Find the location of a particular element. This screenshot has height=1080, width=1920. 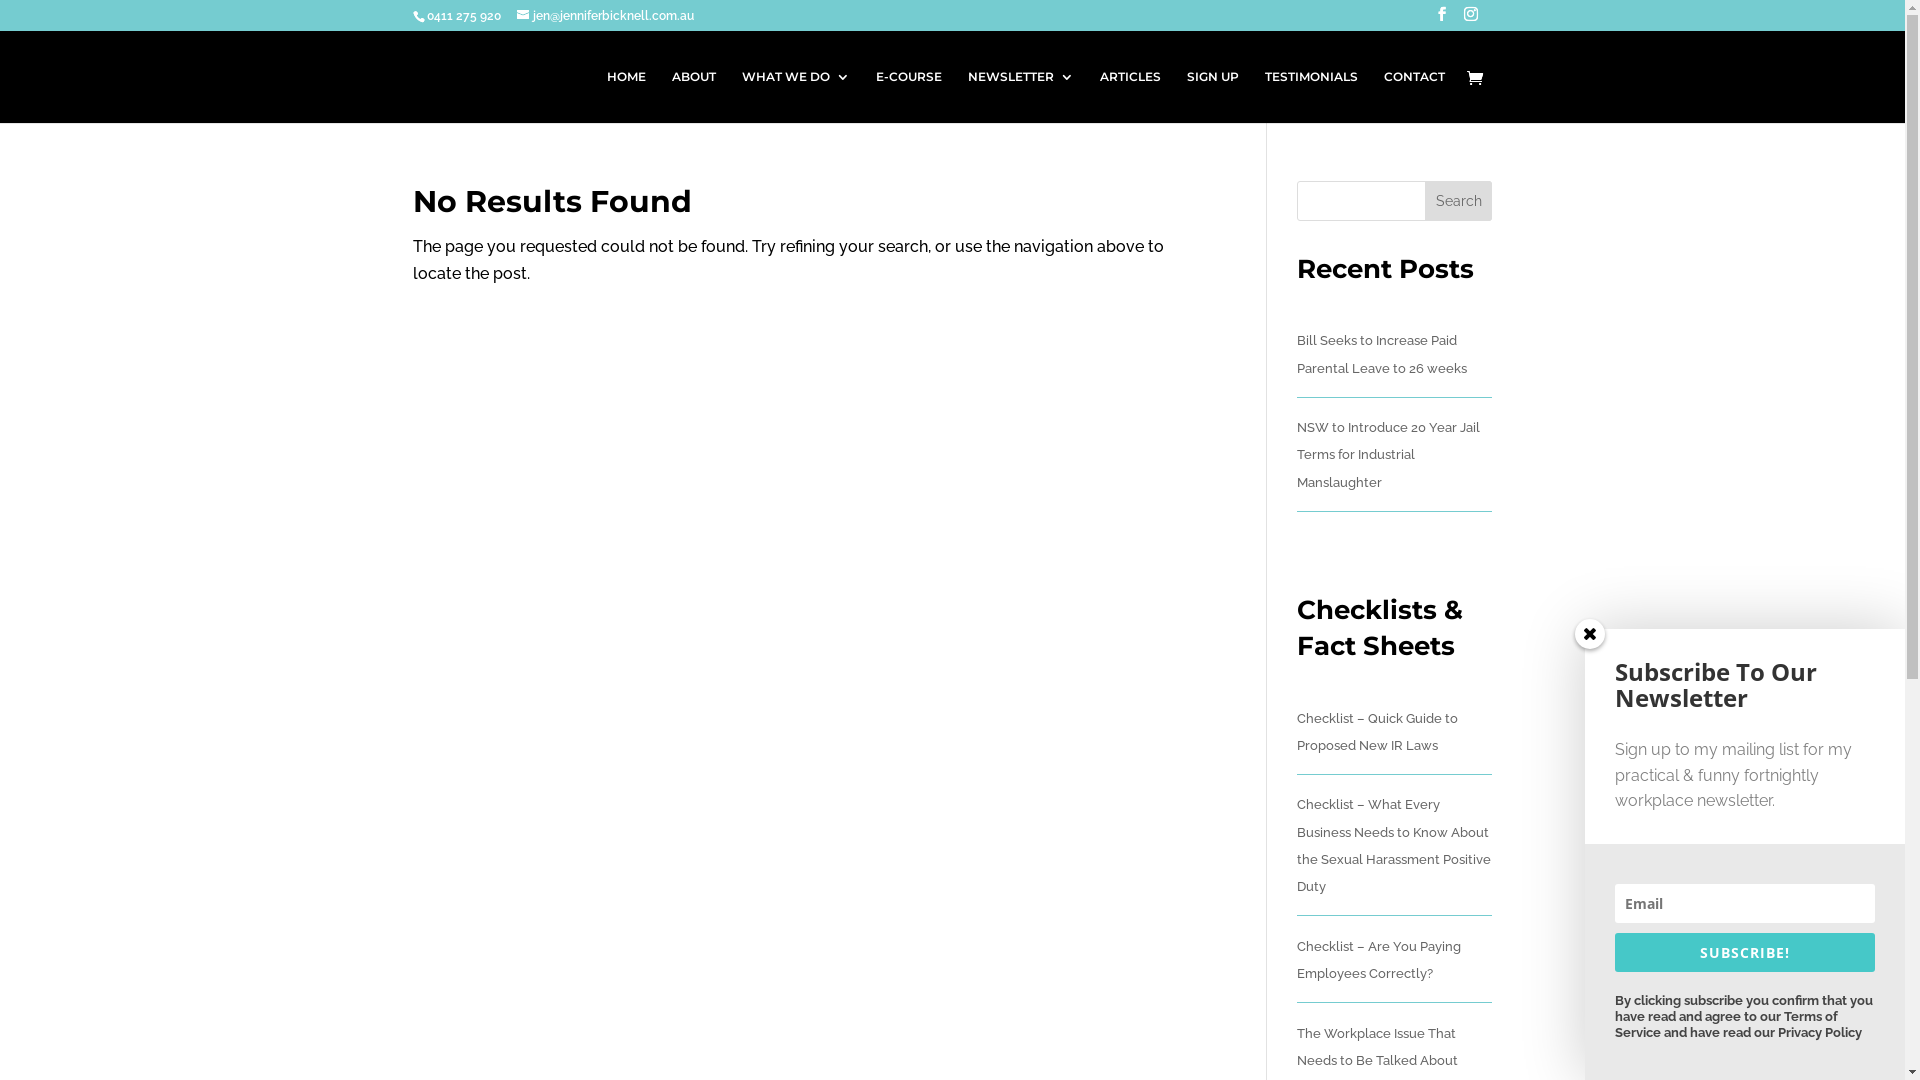

'Bill Seeks to Increase Paid Parental Leave to 26 weeks' is located at coordinates (1296, 353).